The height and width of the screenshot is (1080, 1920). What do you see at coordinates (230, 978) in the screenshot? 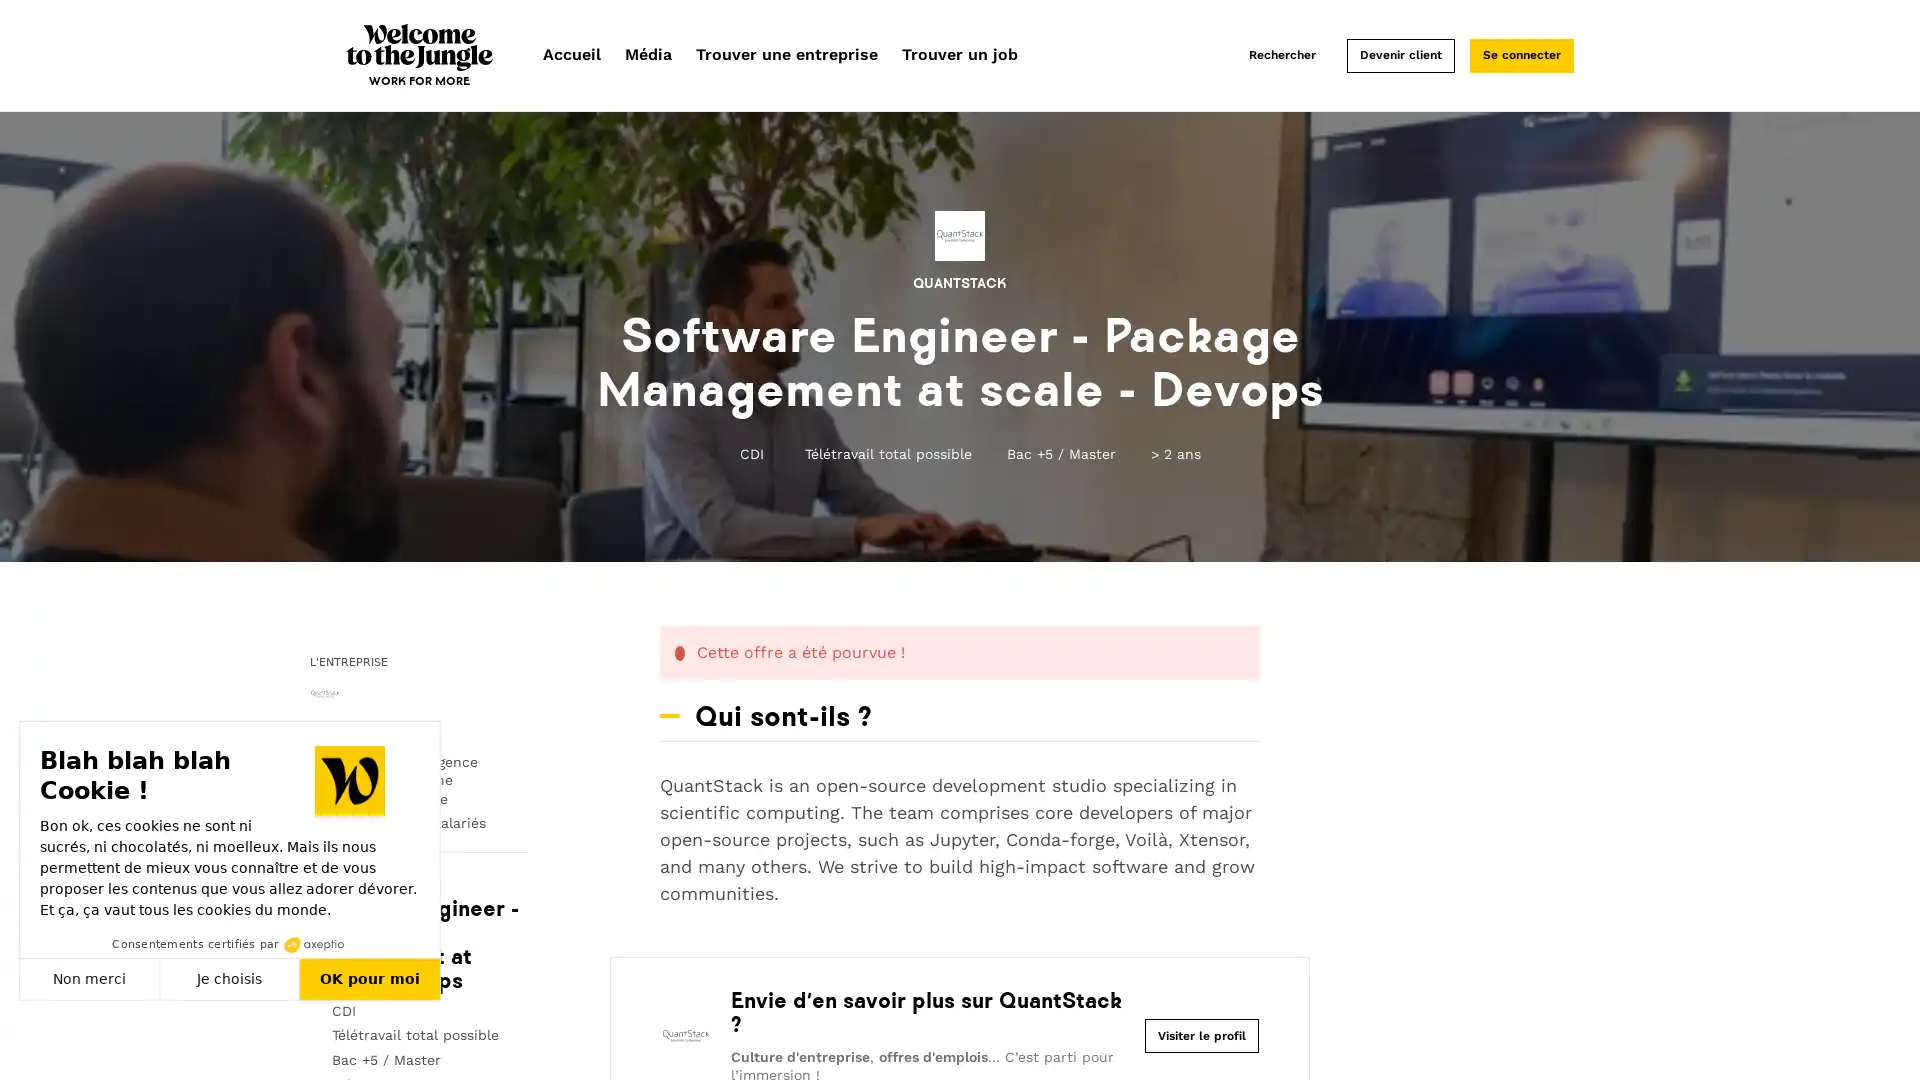
I see `Je choisis` at bounding box center [230, 978].